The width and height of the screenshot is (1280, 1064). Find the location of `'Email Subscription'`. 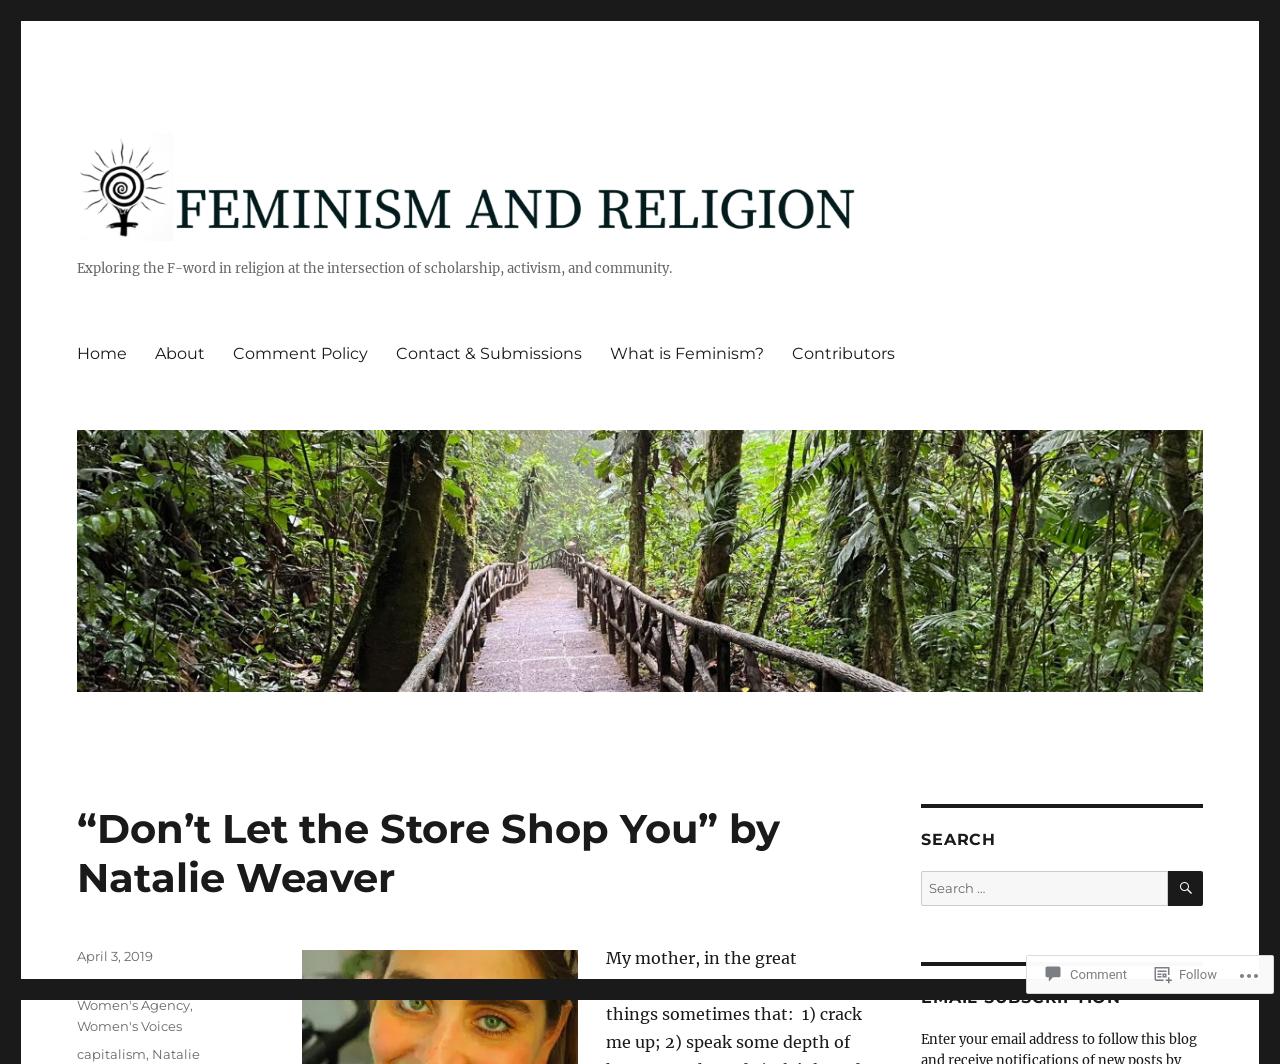

'Email Subscription' is located at coordinates (1020, 997).